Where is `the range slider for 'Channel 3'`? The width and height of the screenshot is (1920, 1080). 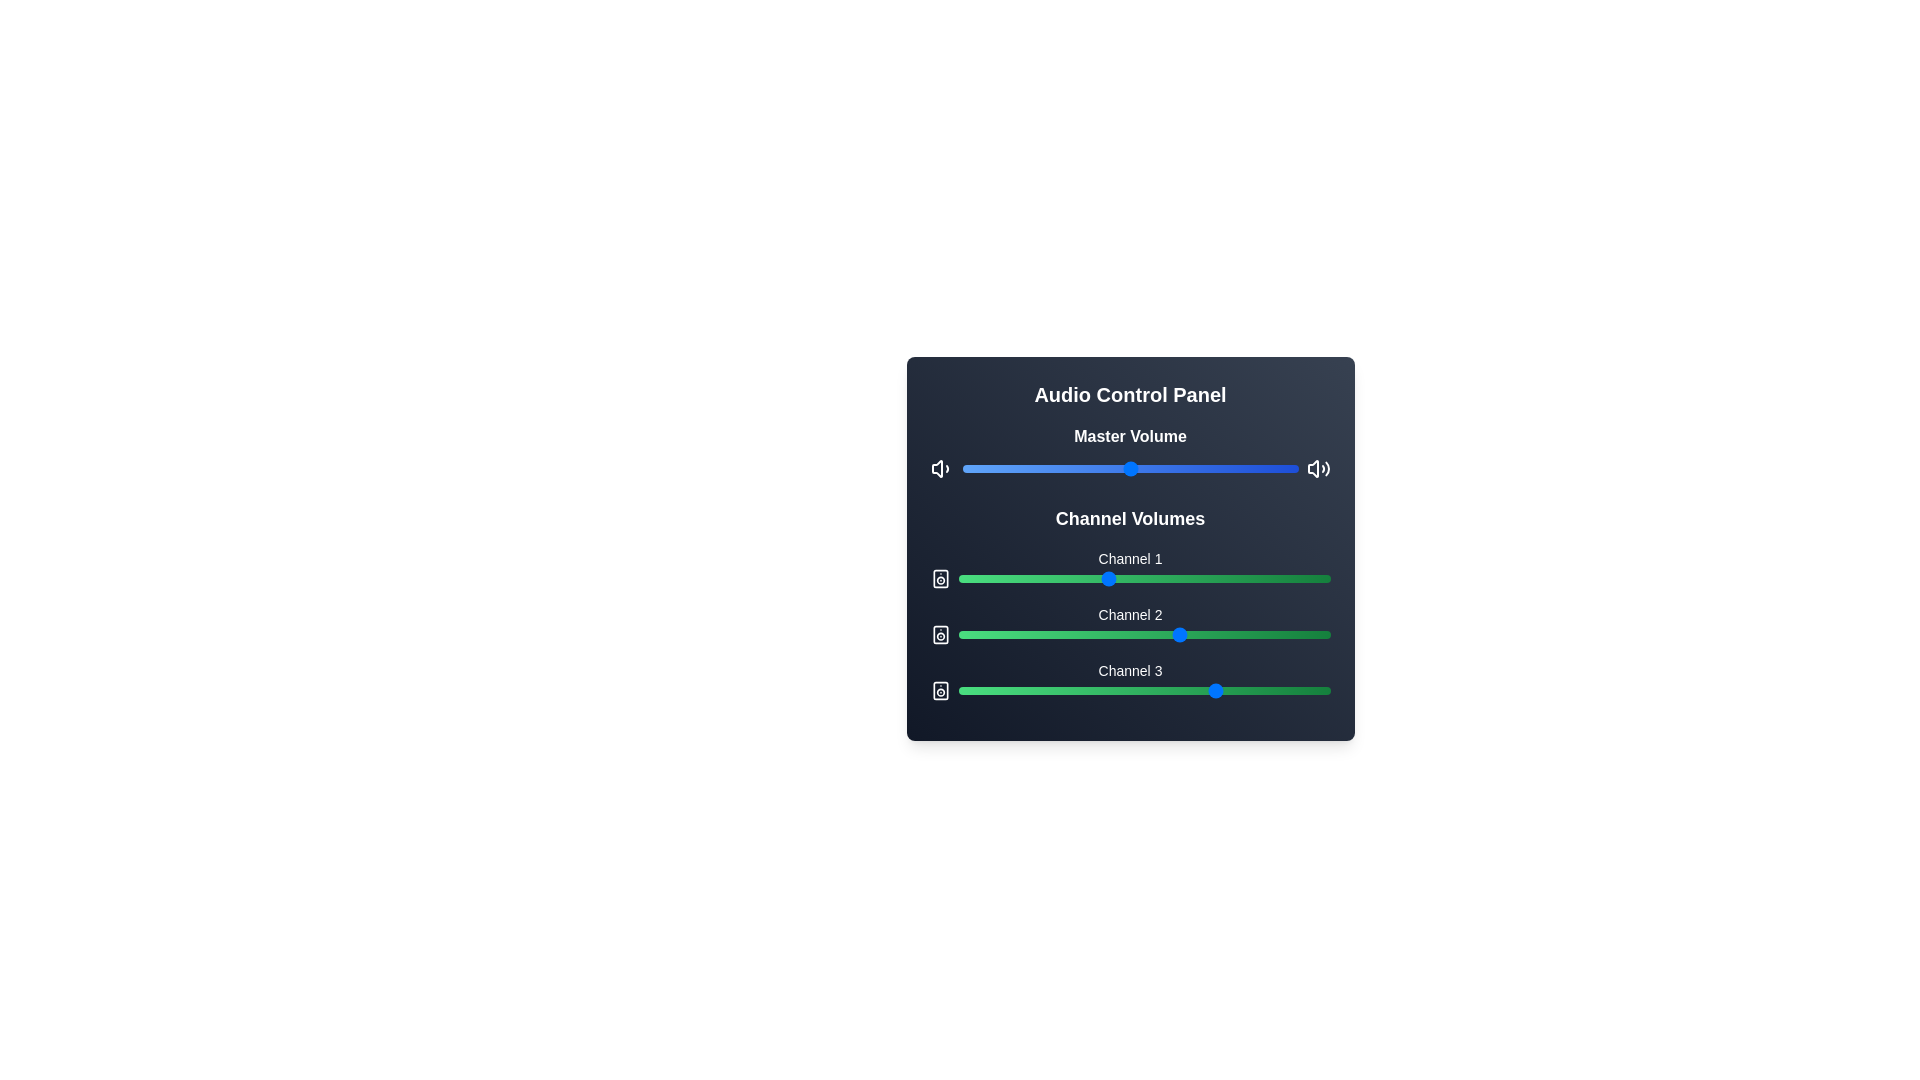 the range slider for 'Channel 3' is located at coordinates (1144, 689).